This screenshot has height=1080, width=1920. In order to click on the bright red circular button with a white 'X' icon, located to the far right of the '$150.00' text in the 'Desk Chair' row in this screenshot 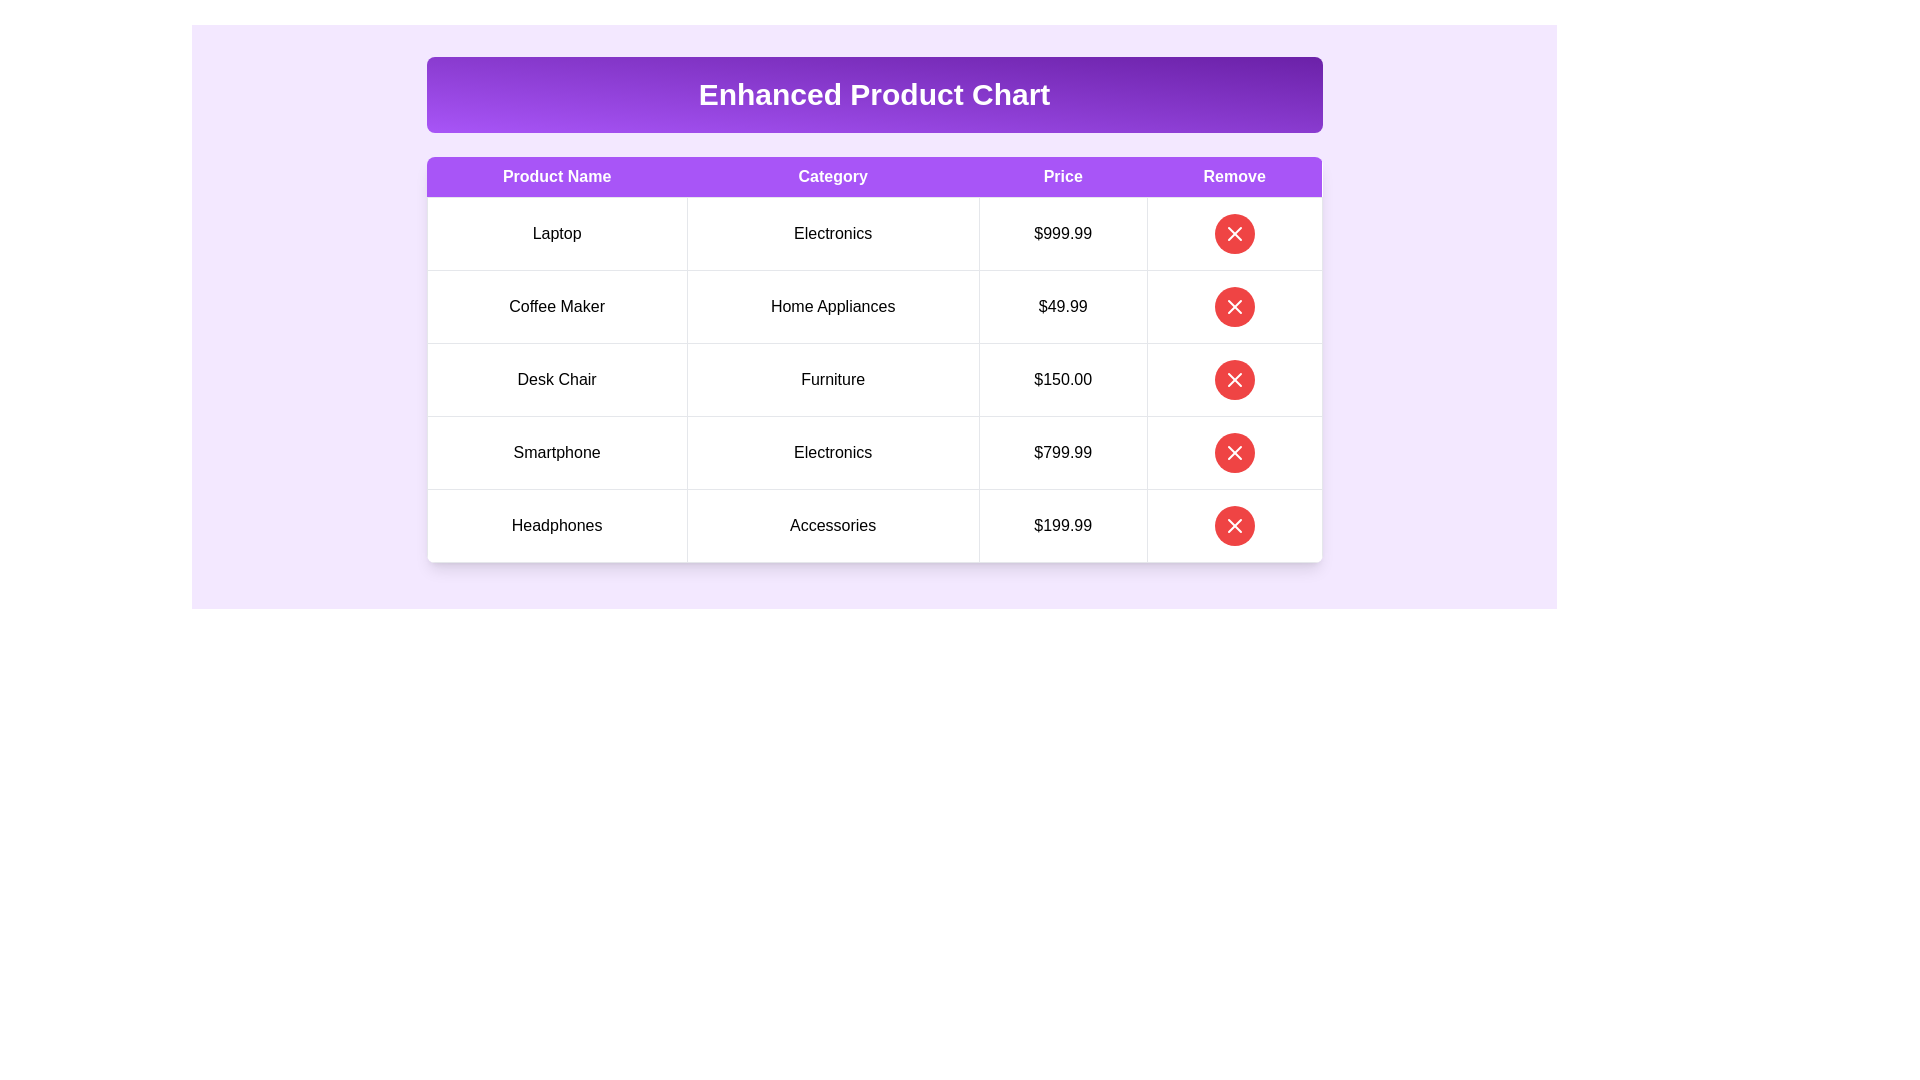, I will do `click(1233, 380)`.